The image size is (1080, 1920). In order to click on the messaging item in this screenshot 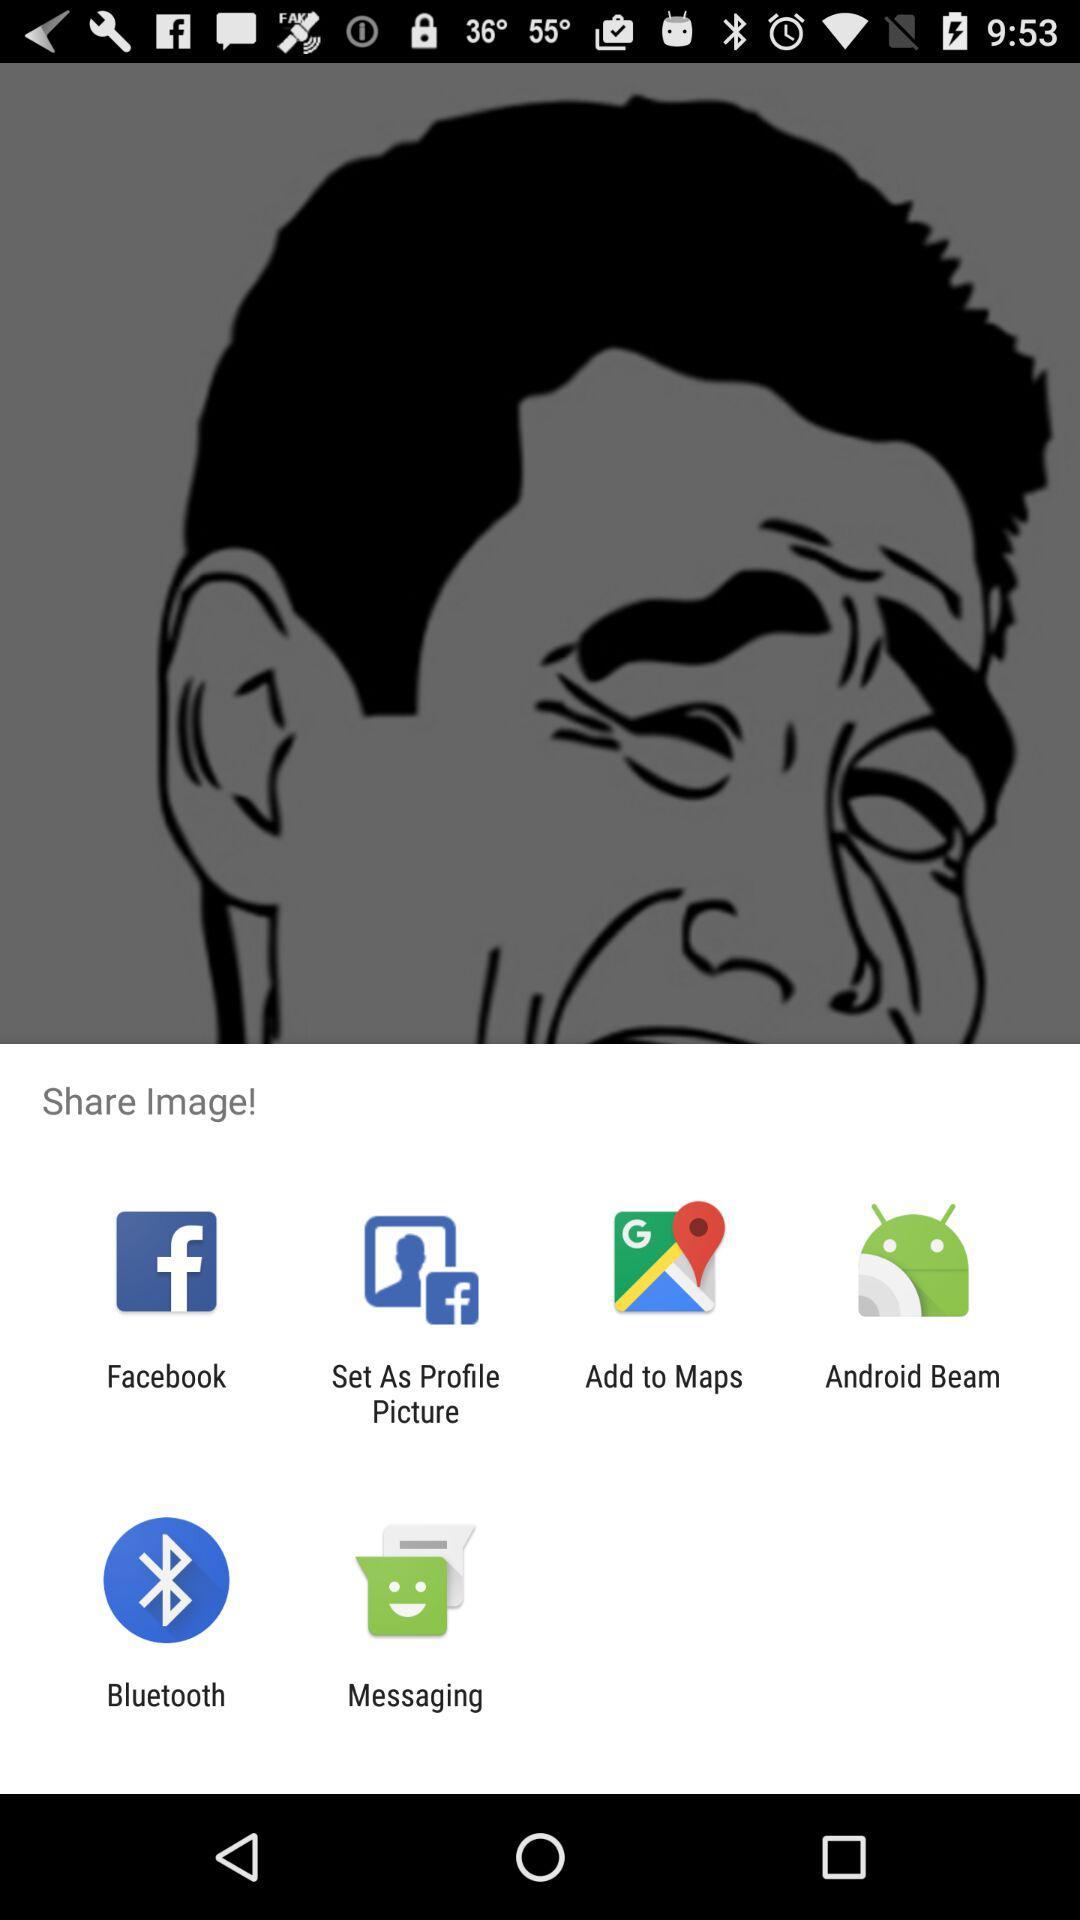, I will do `click(414, 1711)`.